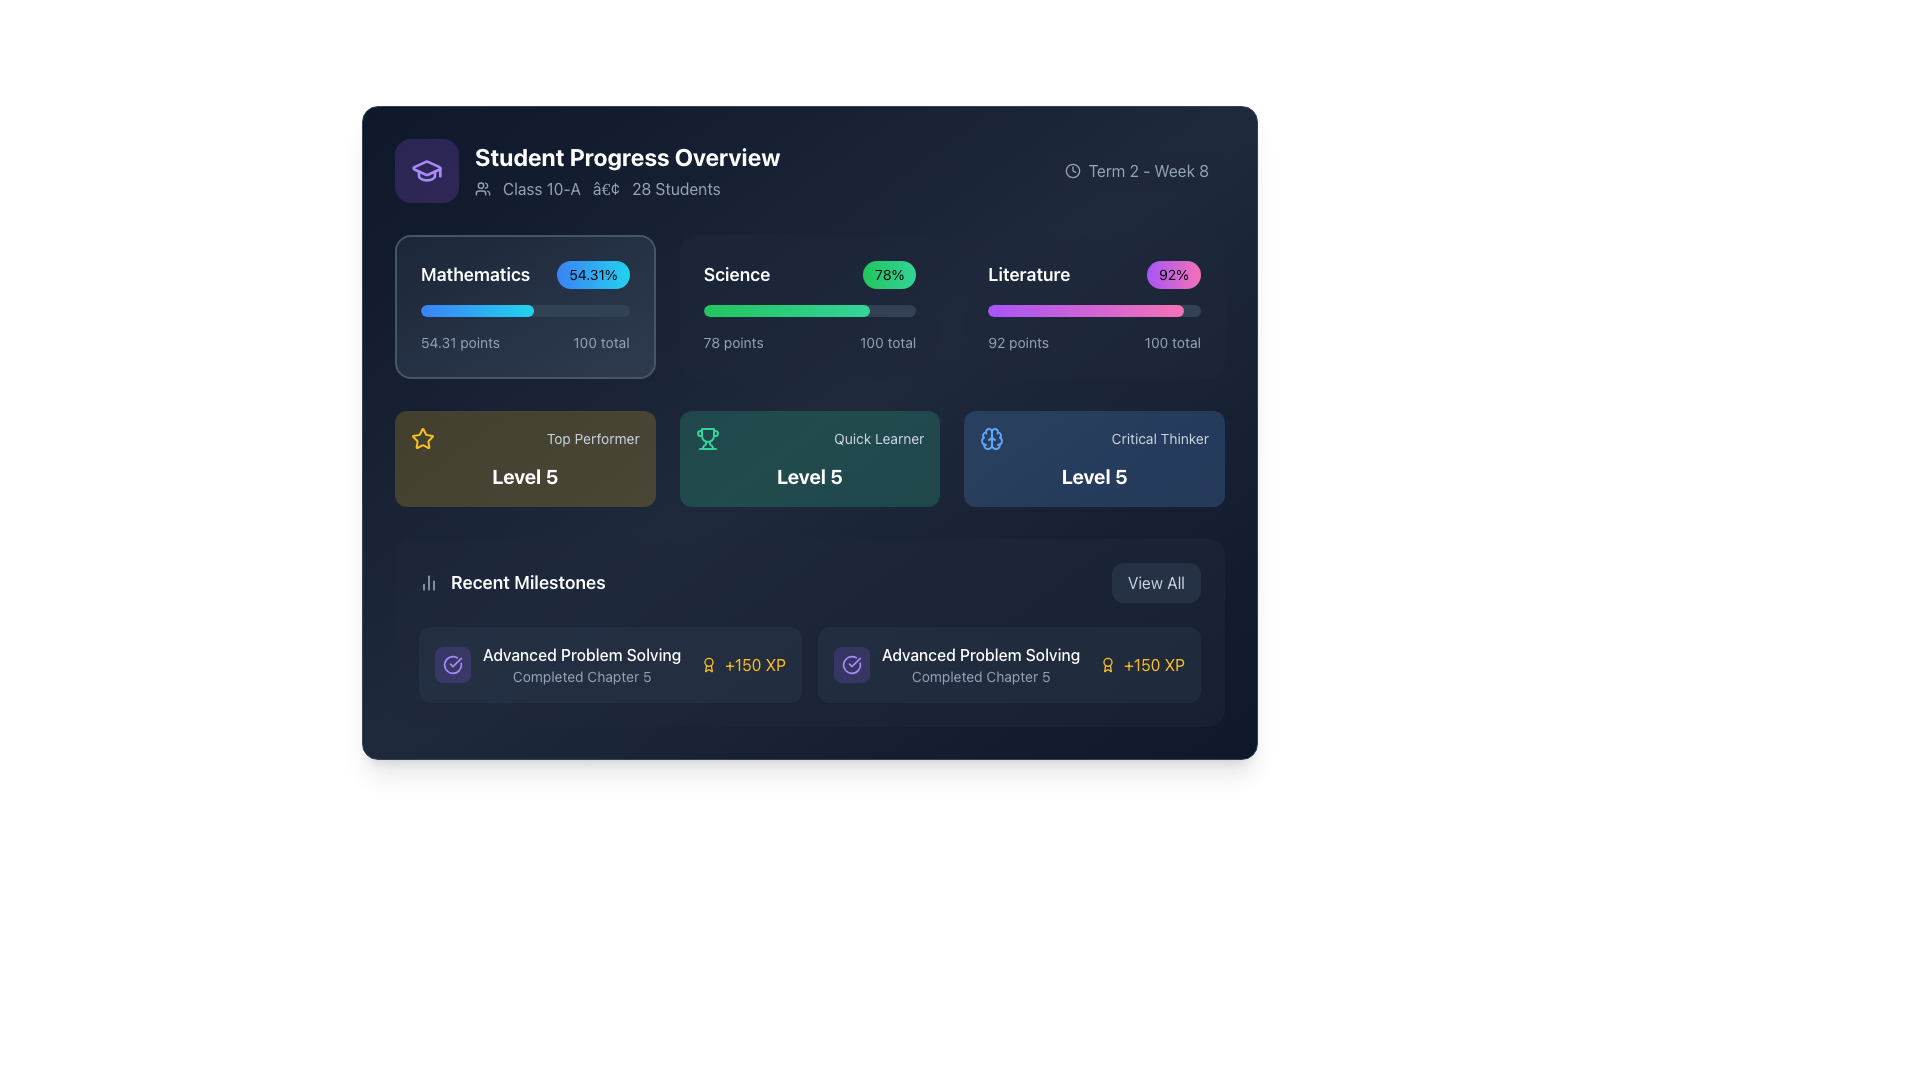 The width and height of the screenshot is (1920, 1080). Describe the element at coordinates (609, 664) in the screenshot. I see `the Achievement card located in the Recent Milestones section, which displays information about a completed chapter and its reward in experience points` at that location.